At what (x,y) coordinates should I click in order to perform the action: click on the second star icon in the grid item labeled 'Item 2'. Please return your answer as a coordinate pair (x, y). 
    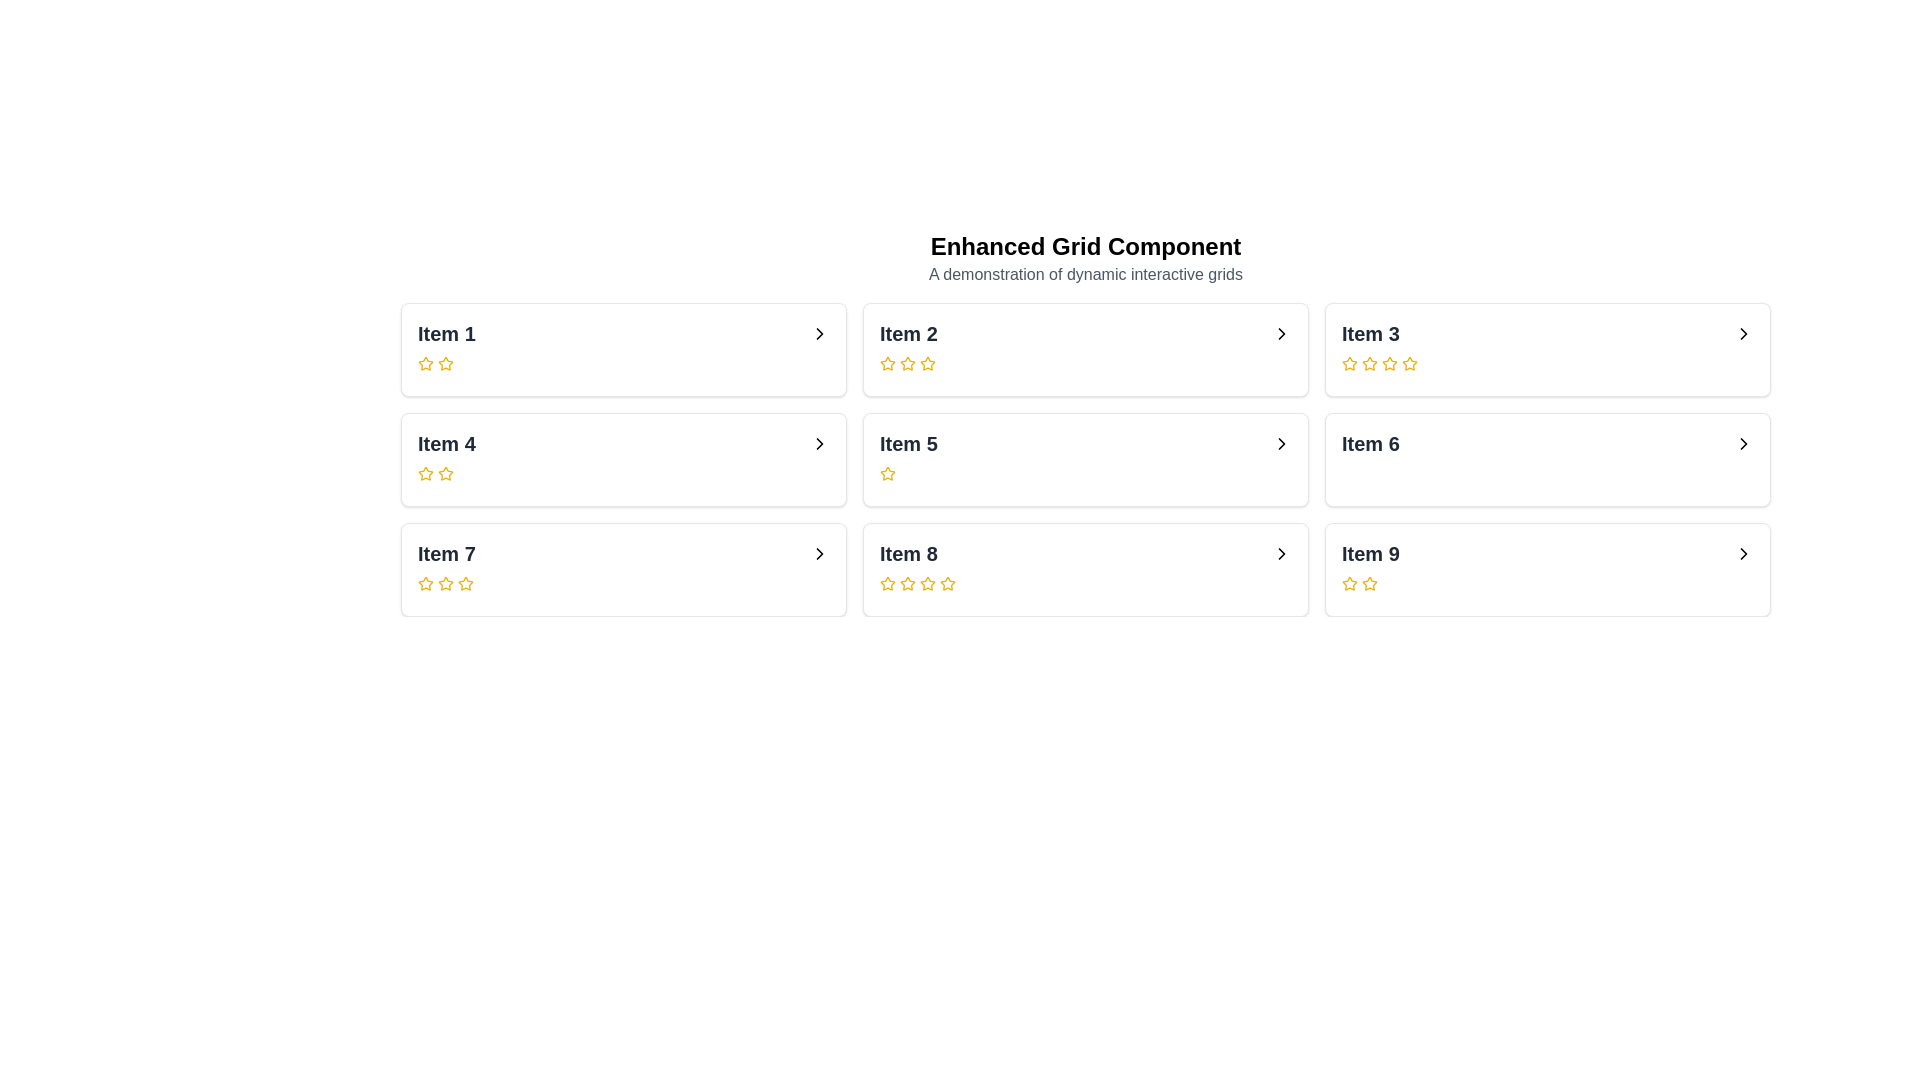
    Looking at the image, I should click on (926, 363).